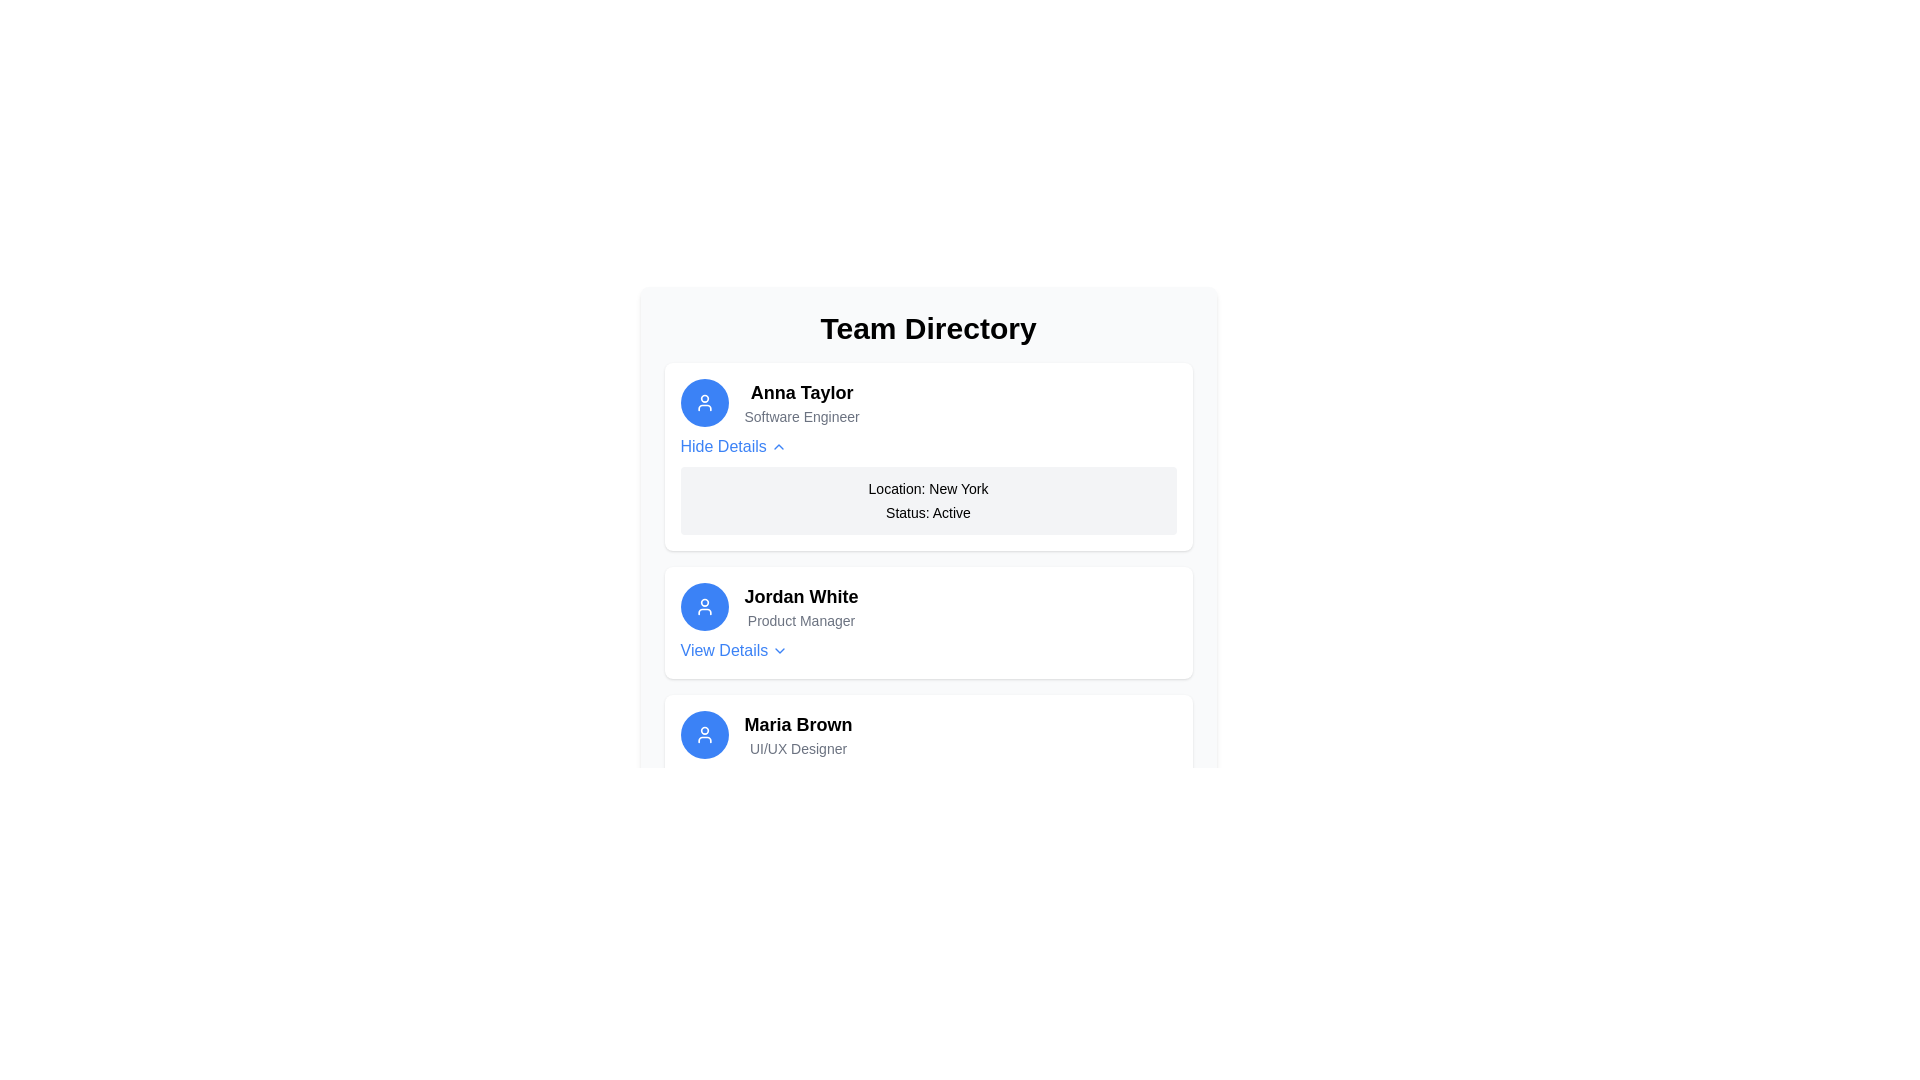  Describe the element at coordinates (704, 605) in the screenshot. I see `the user avatar icon for 'Jordan White - Product Manager' located at the start of the second entry in the list` at that location.